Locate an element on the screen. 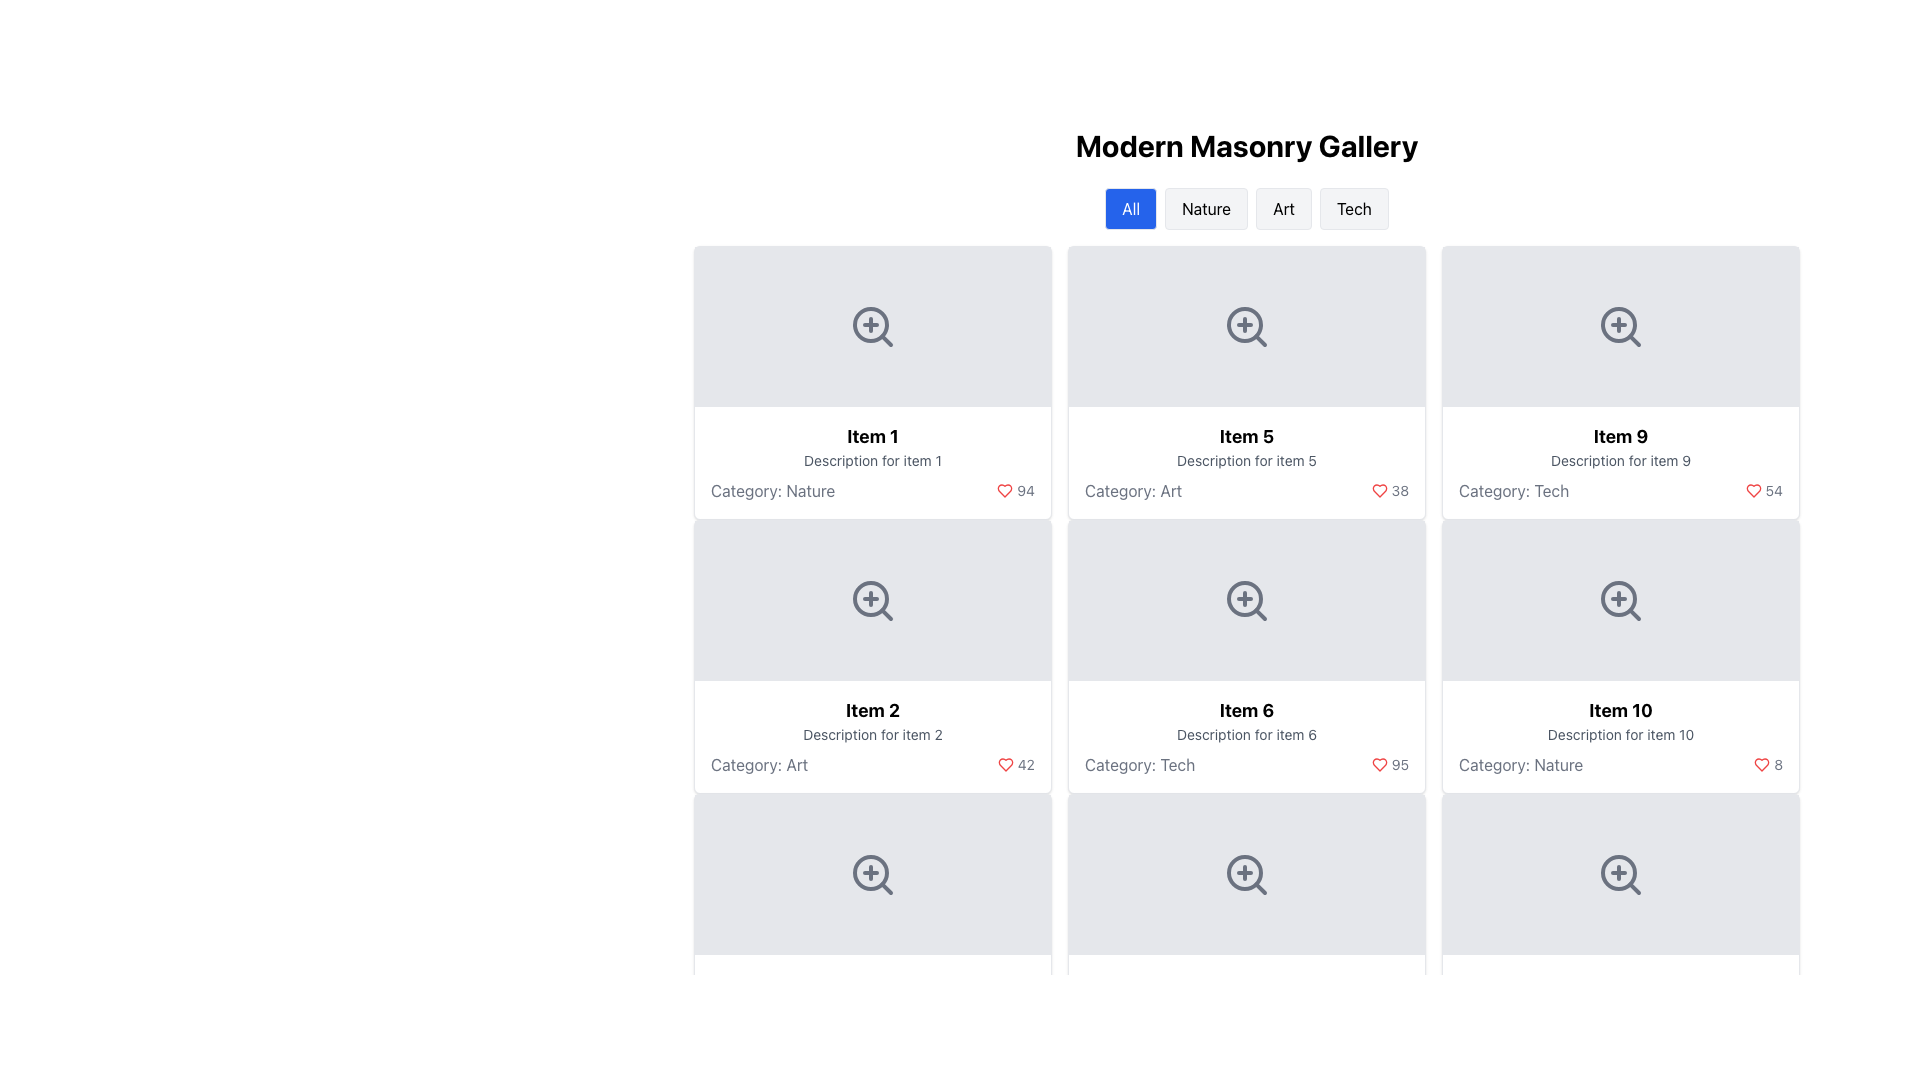 The width and height of the screenshot is (1920, 1080). the center of the magnifying glass with a plus icon located in the upper section of the 'Item 5' card in the second column of the first row of the grid to zoom in is located at coordinates (1246, 326).